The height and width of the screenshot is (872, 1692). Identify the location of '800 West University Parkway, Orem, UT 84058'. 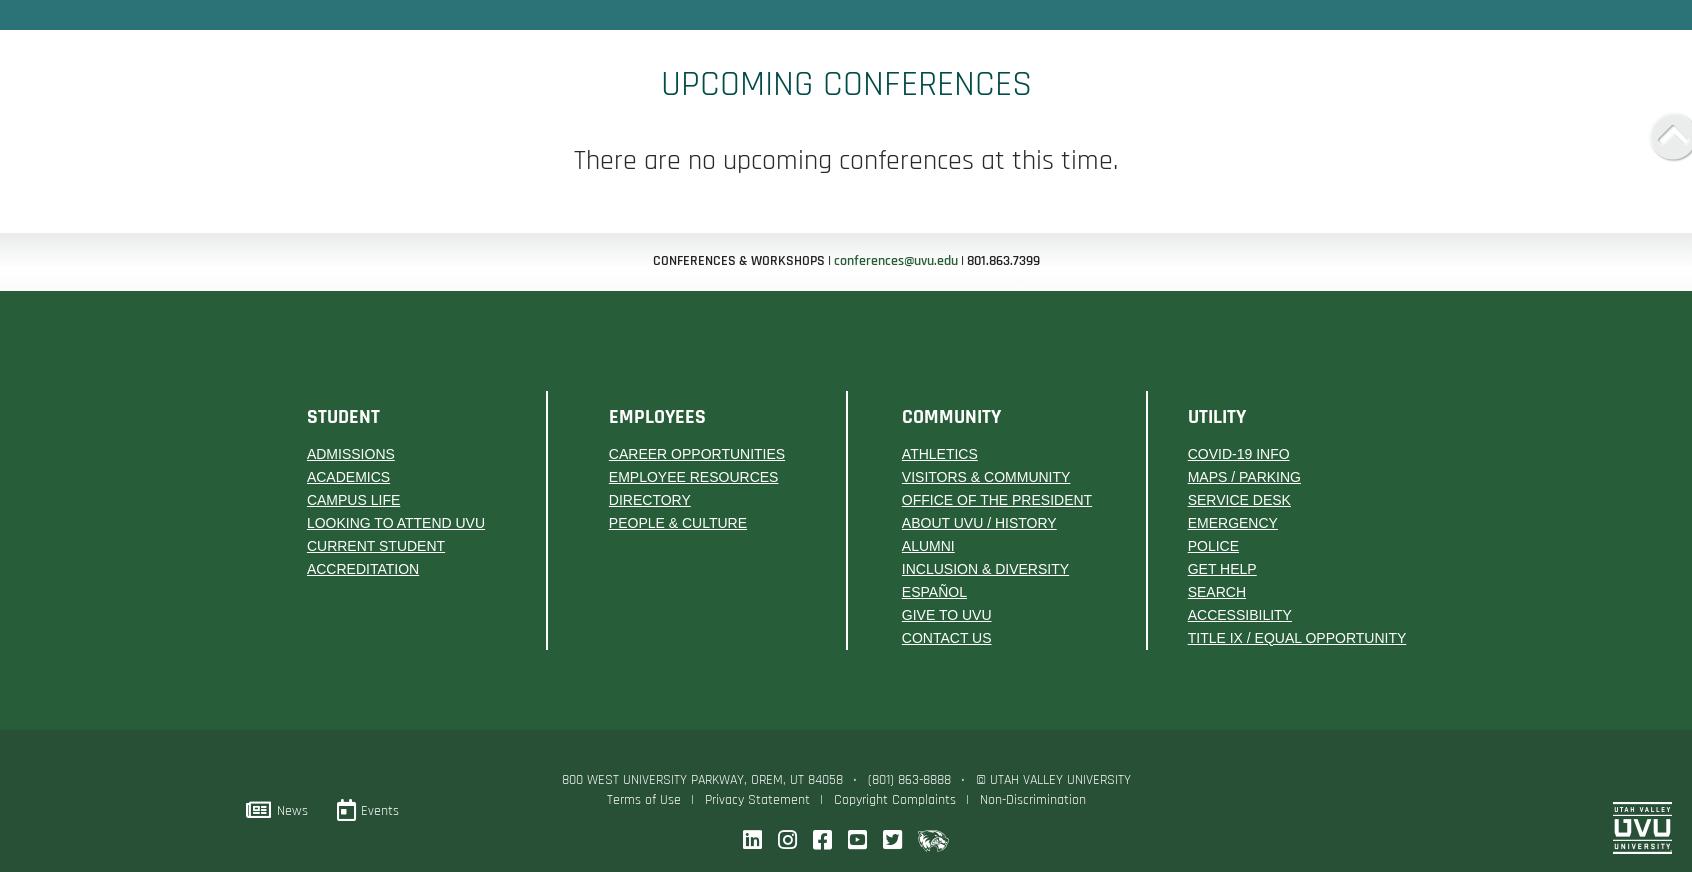
(701, 778).